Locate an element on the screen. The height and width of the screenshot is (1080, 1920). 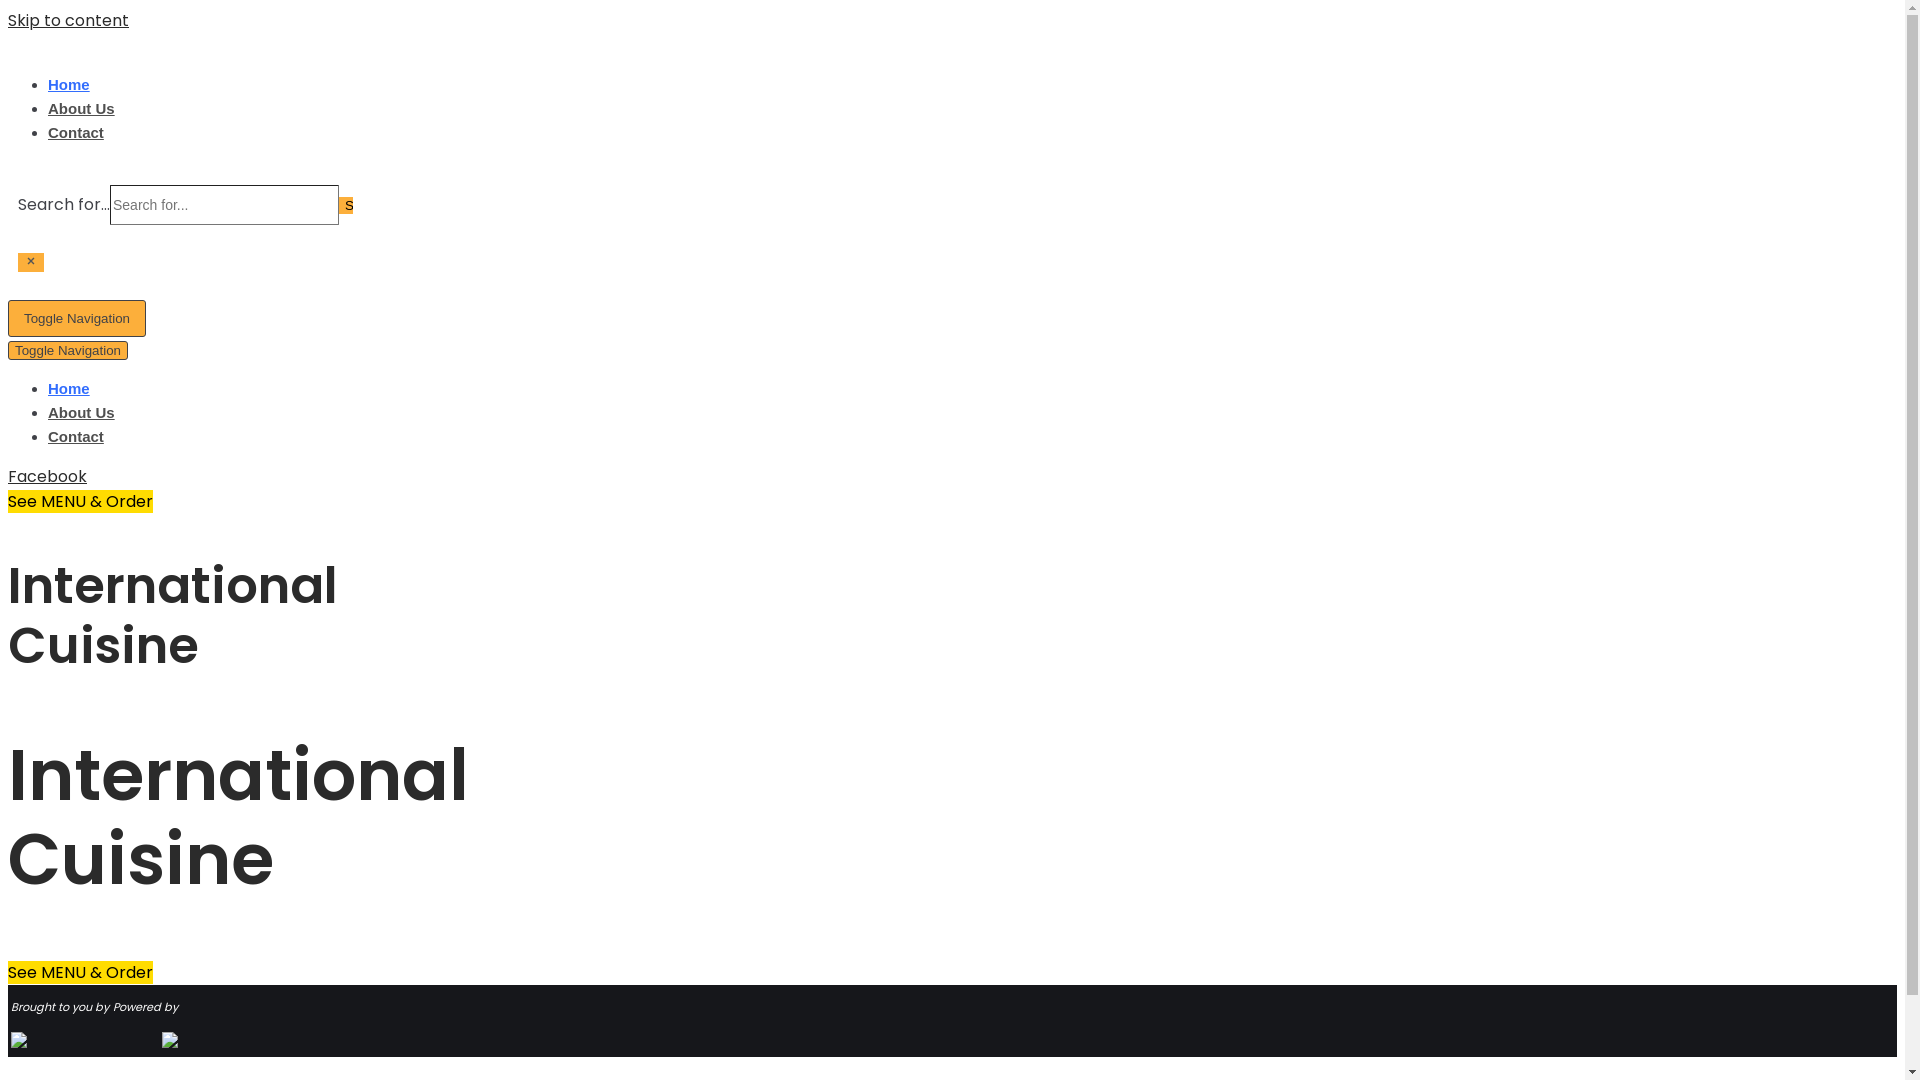
'Facebook' is located at coordinates (47, 476).